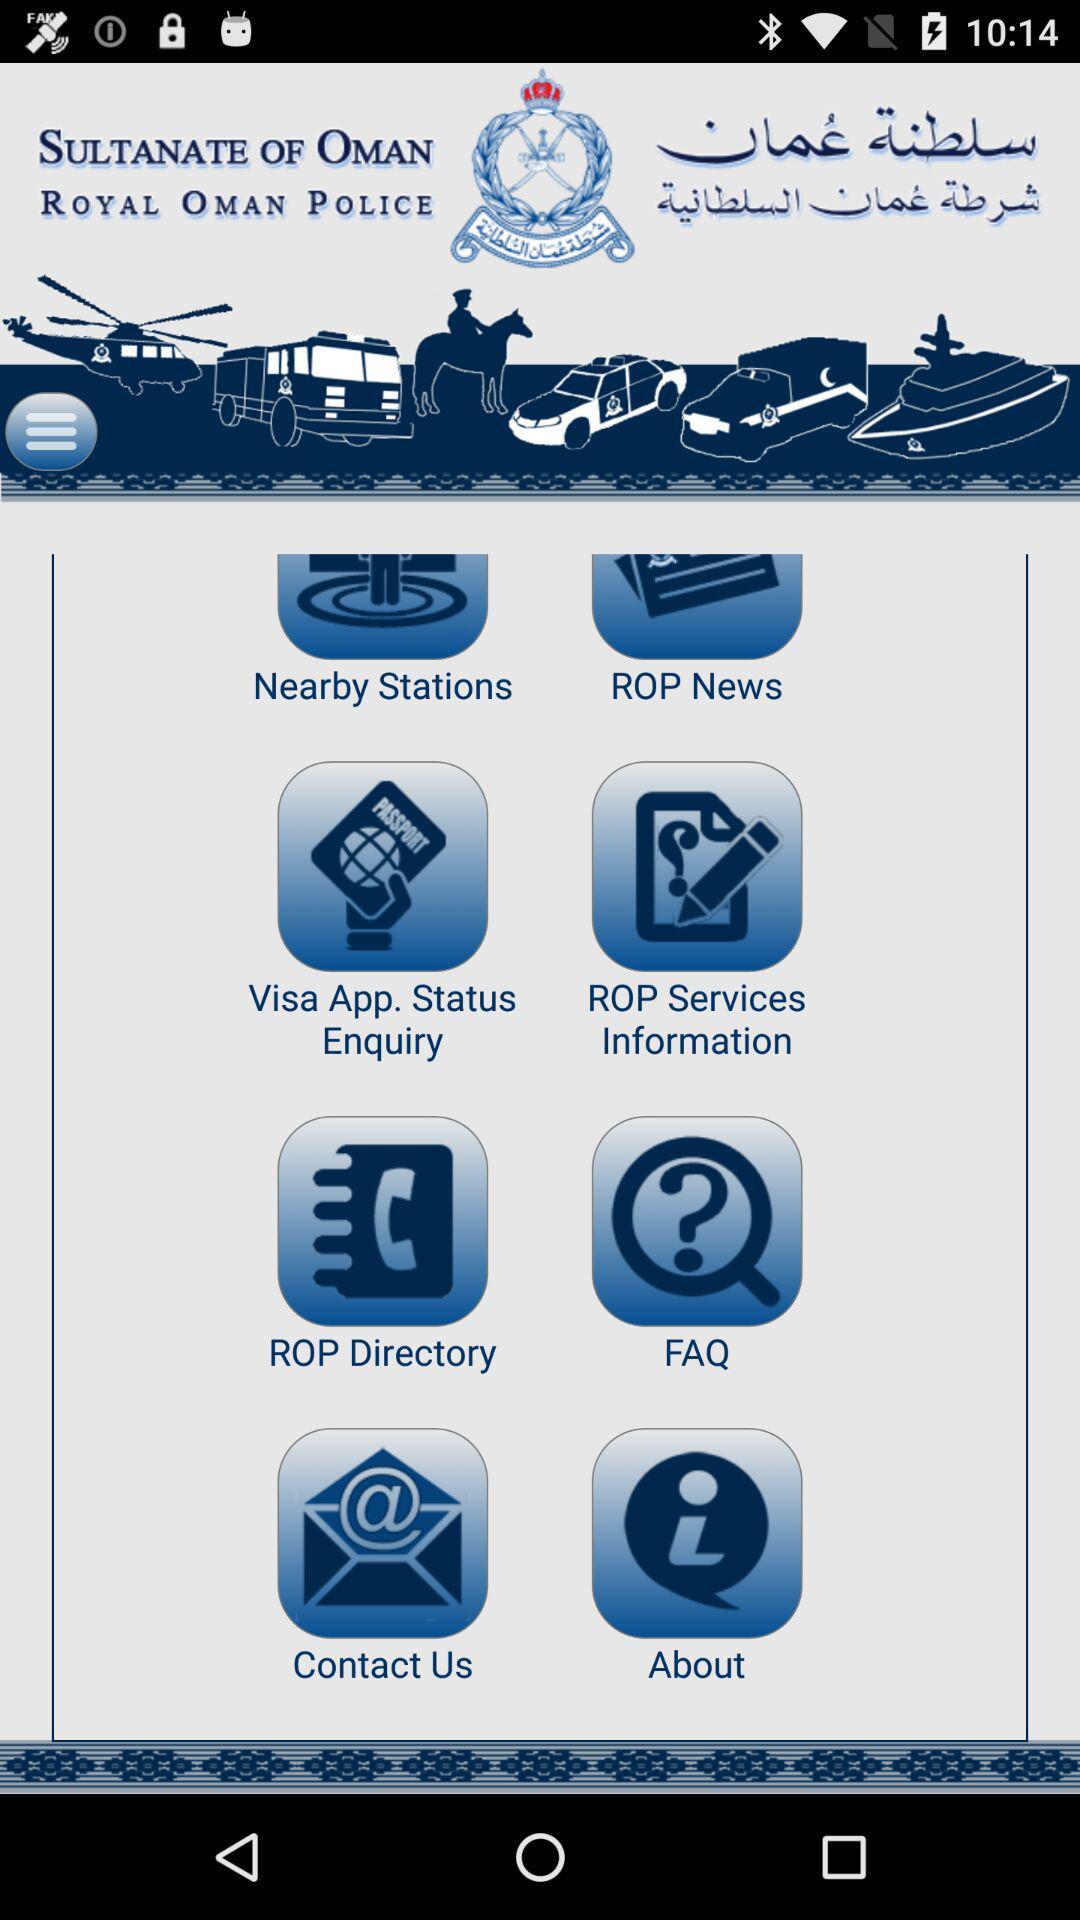 Image resolution: width=1080 pixels, height=1920 pixels. I want to click on icon at the top left corner, so click(50, 430).